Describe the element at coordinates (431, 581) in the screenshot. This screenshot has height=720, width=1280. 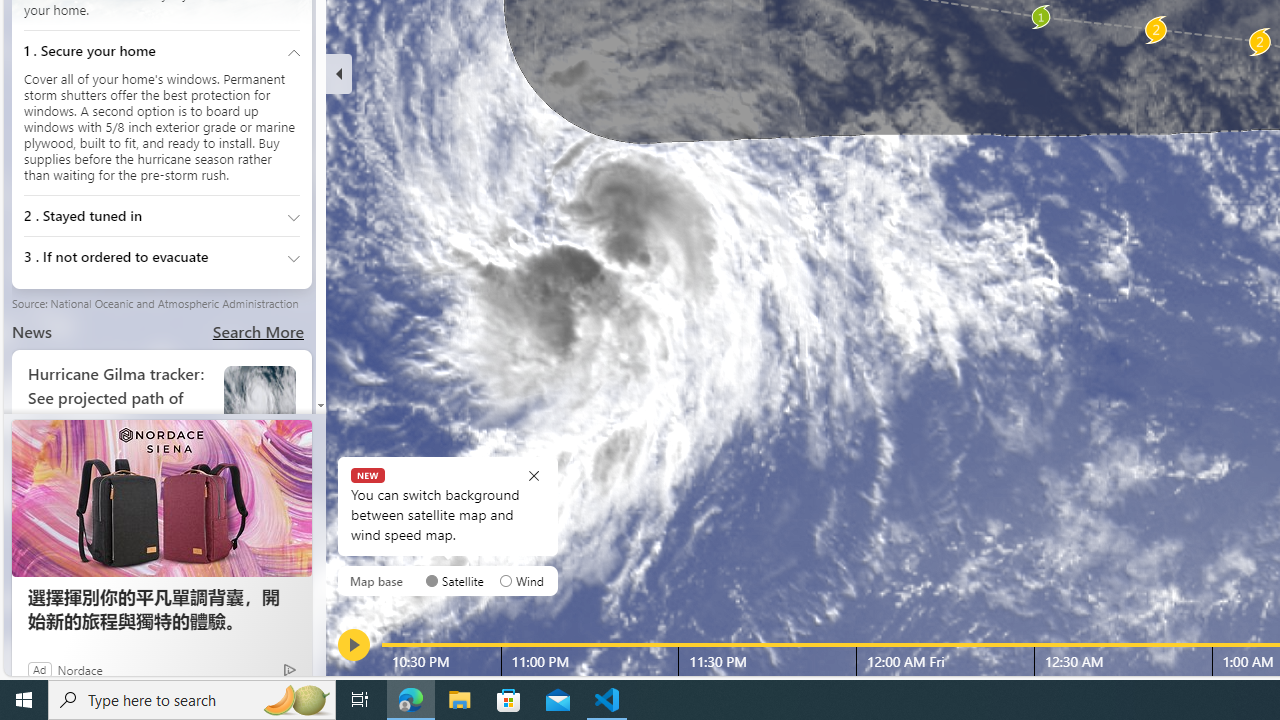
I see `'AutomationID: radioButton-DS-EntryPoint1-1-layer-subtype-0-0'` at that location.